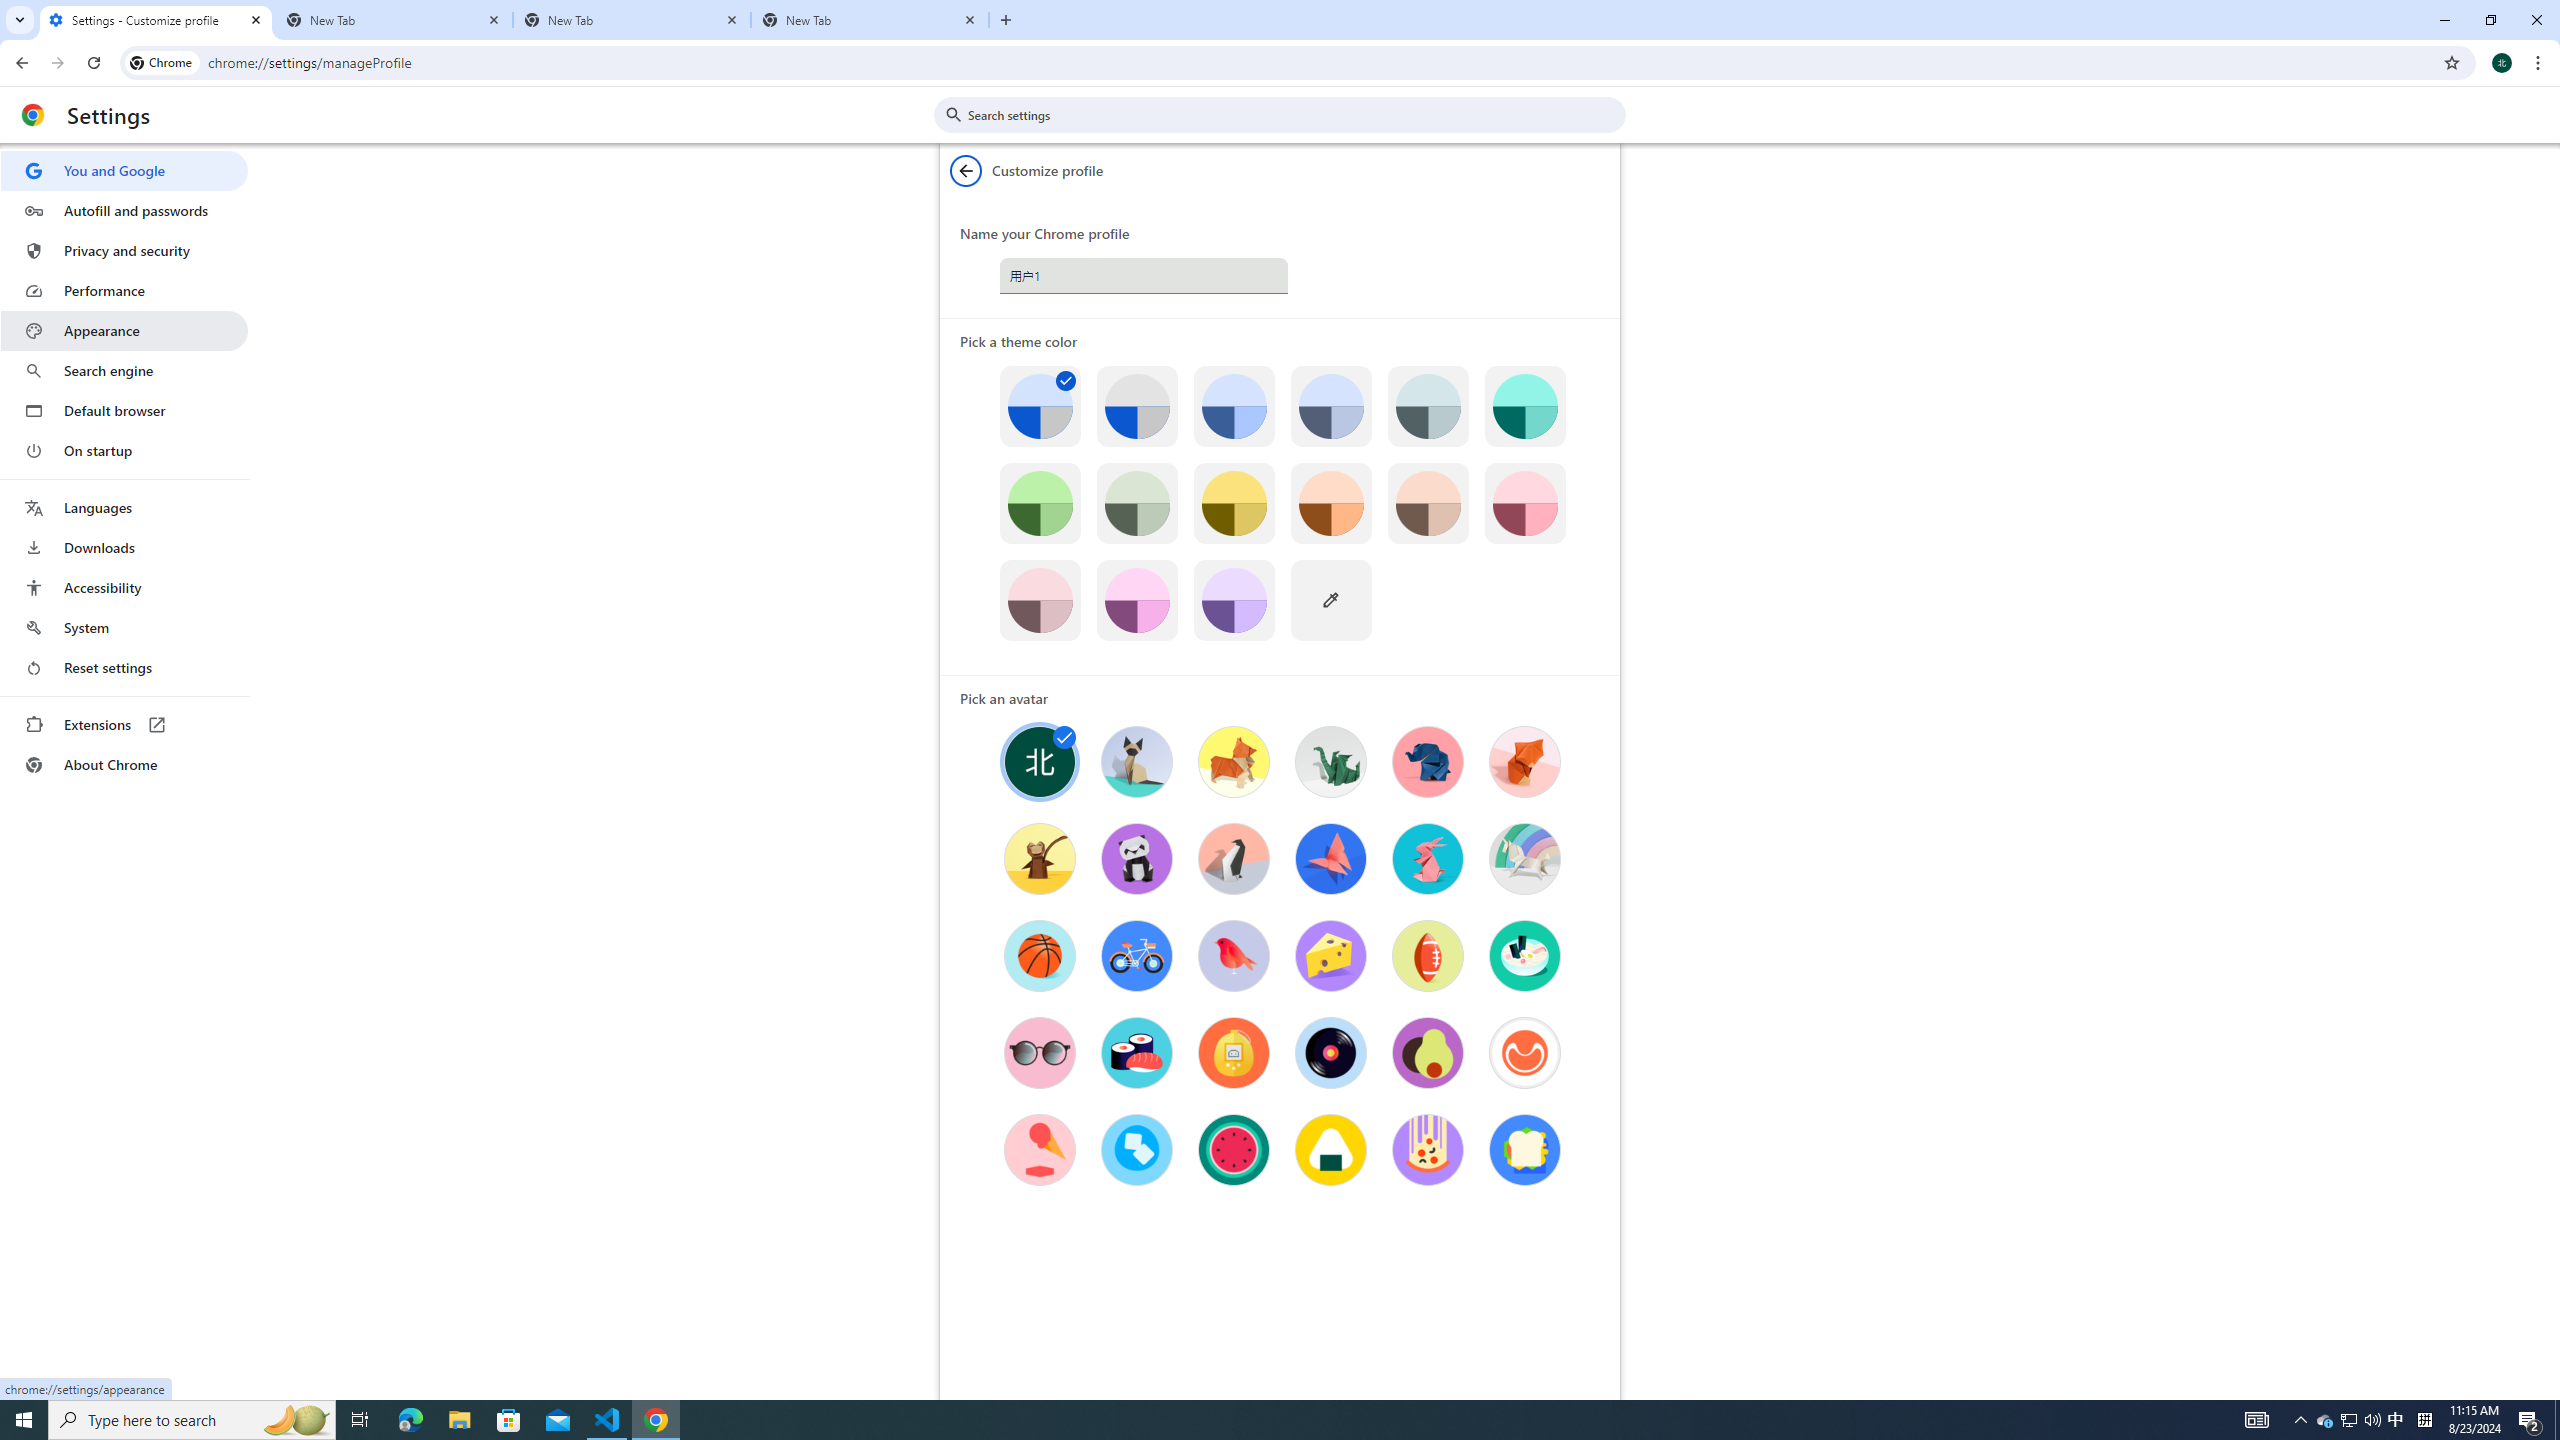 The width and height of the screenshot is (2560, 1440). Describe the element at coordinates (394, 19) in the screenshot. I see `'New Tab'` at that location.